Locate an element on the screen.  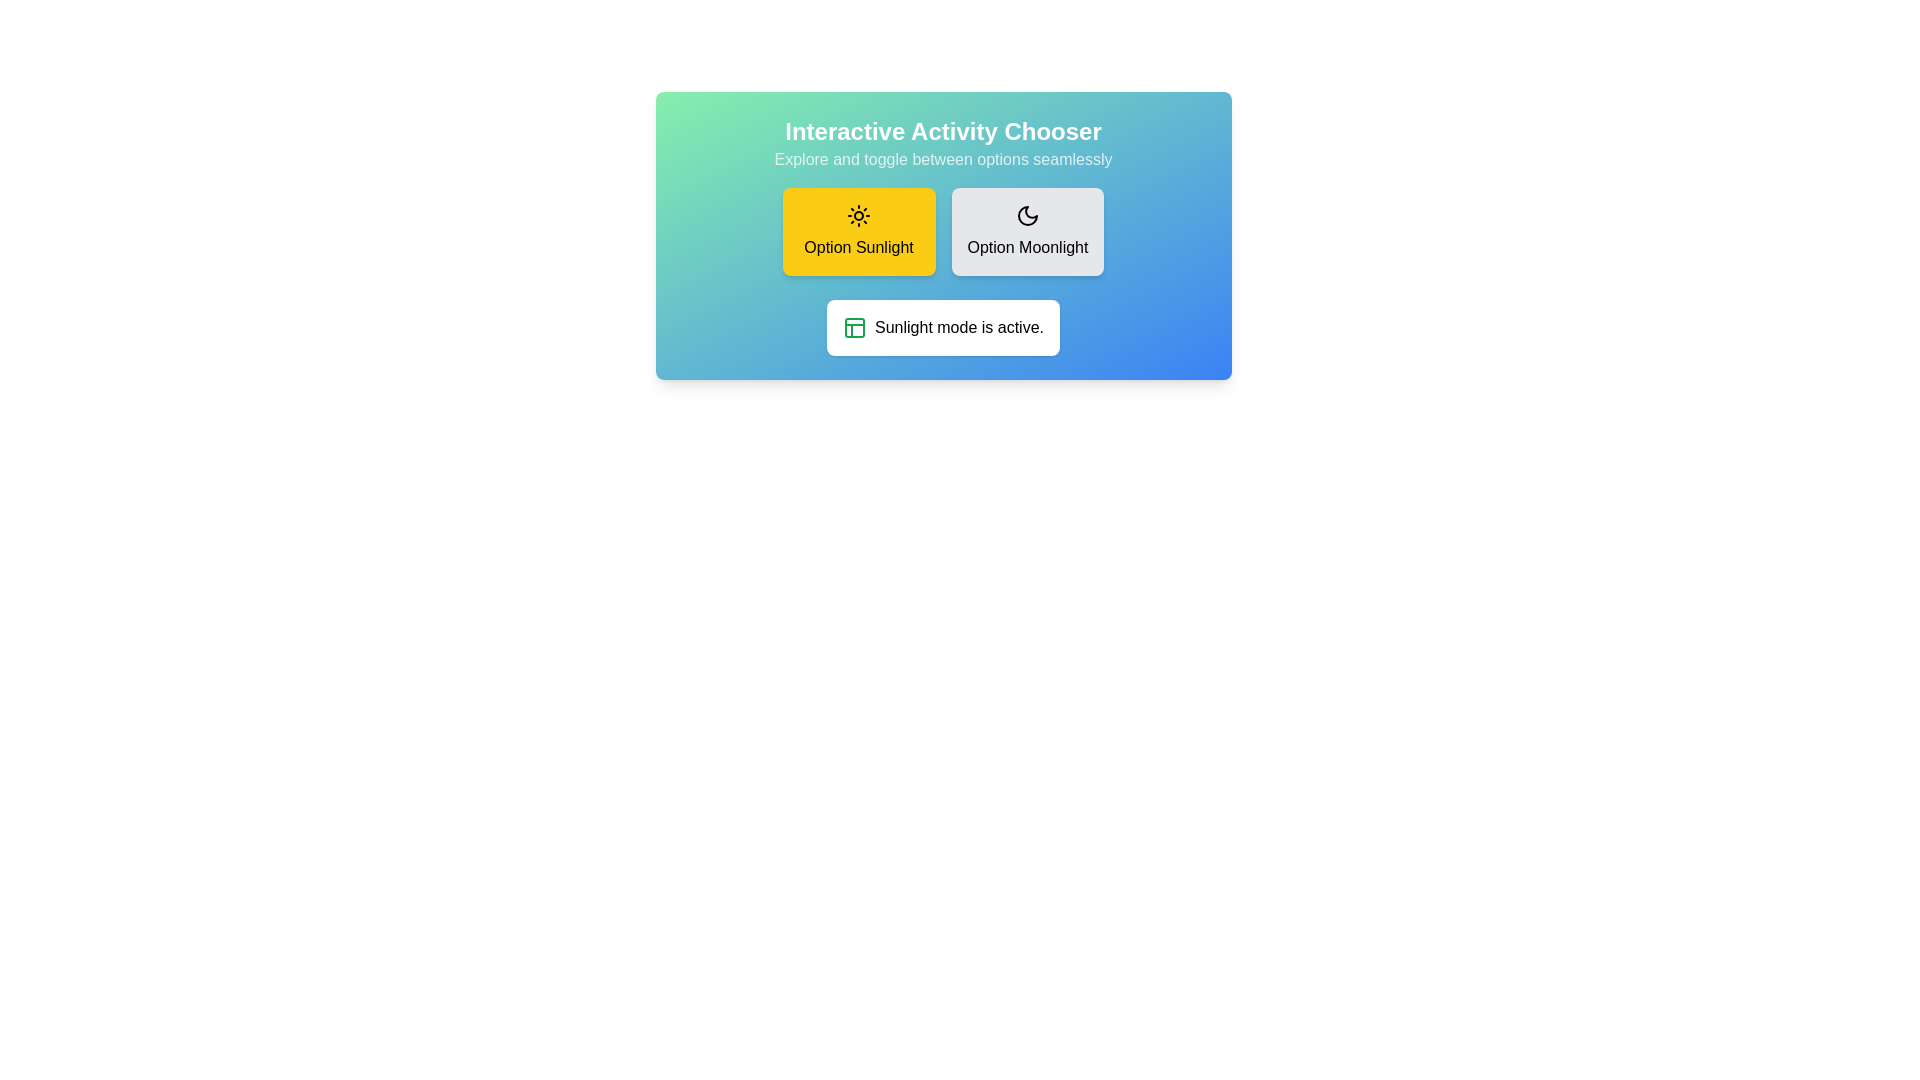
the 'Sunlight mode' indicator icon located to the left of the text 'Sunlight mode is active' is located at coordinates (854, 326).